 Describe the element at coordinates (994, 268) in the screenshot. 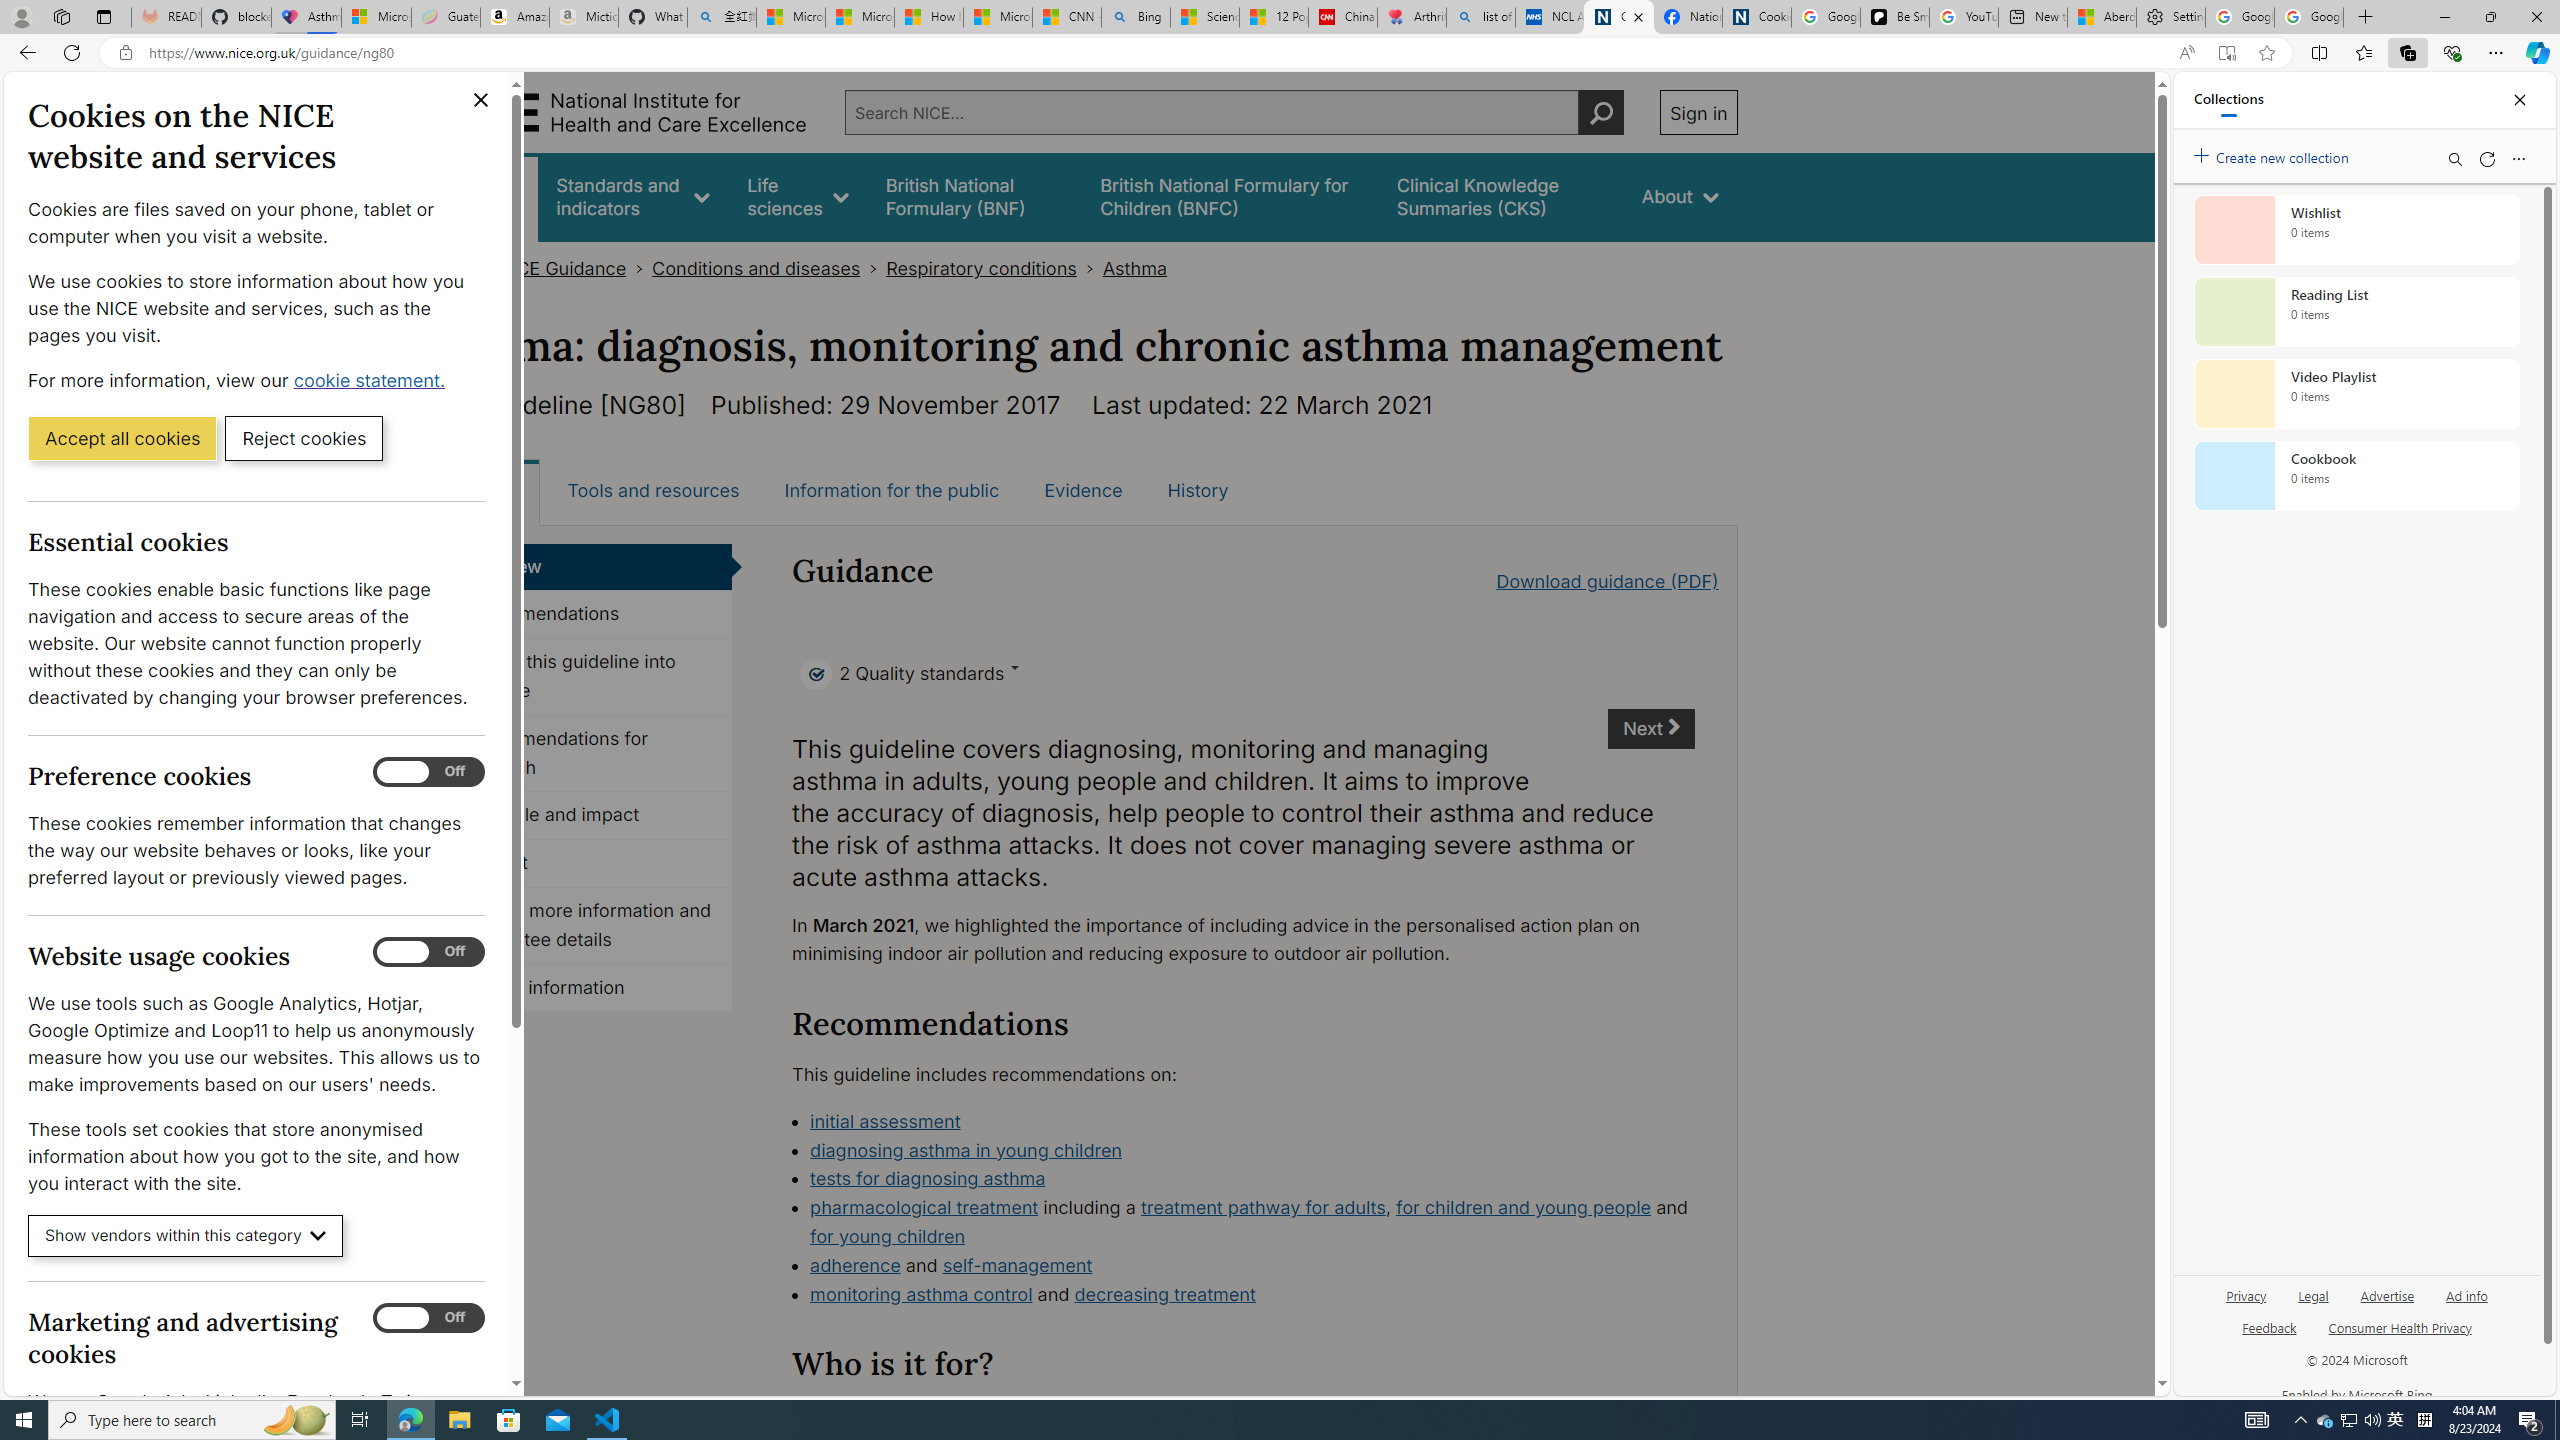

I see `'Respiratory conditions>'` at that location.